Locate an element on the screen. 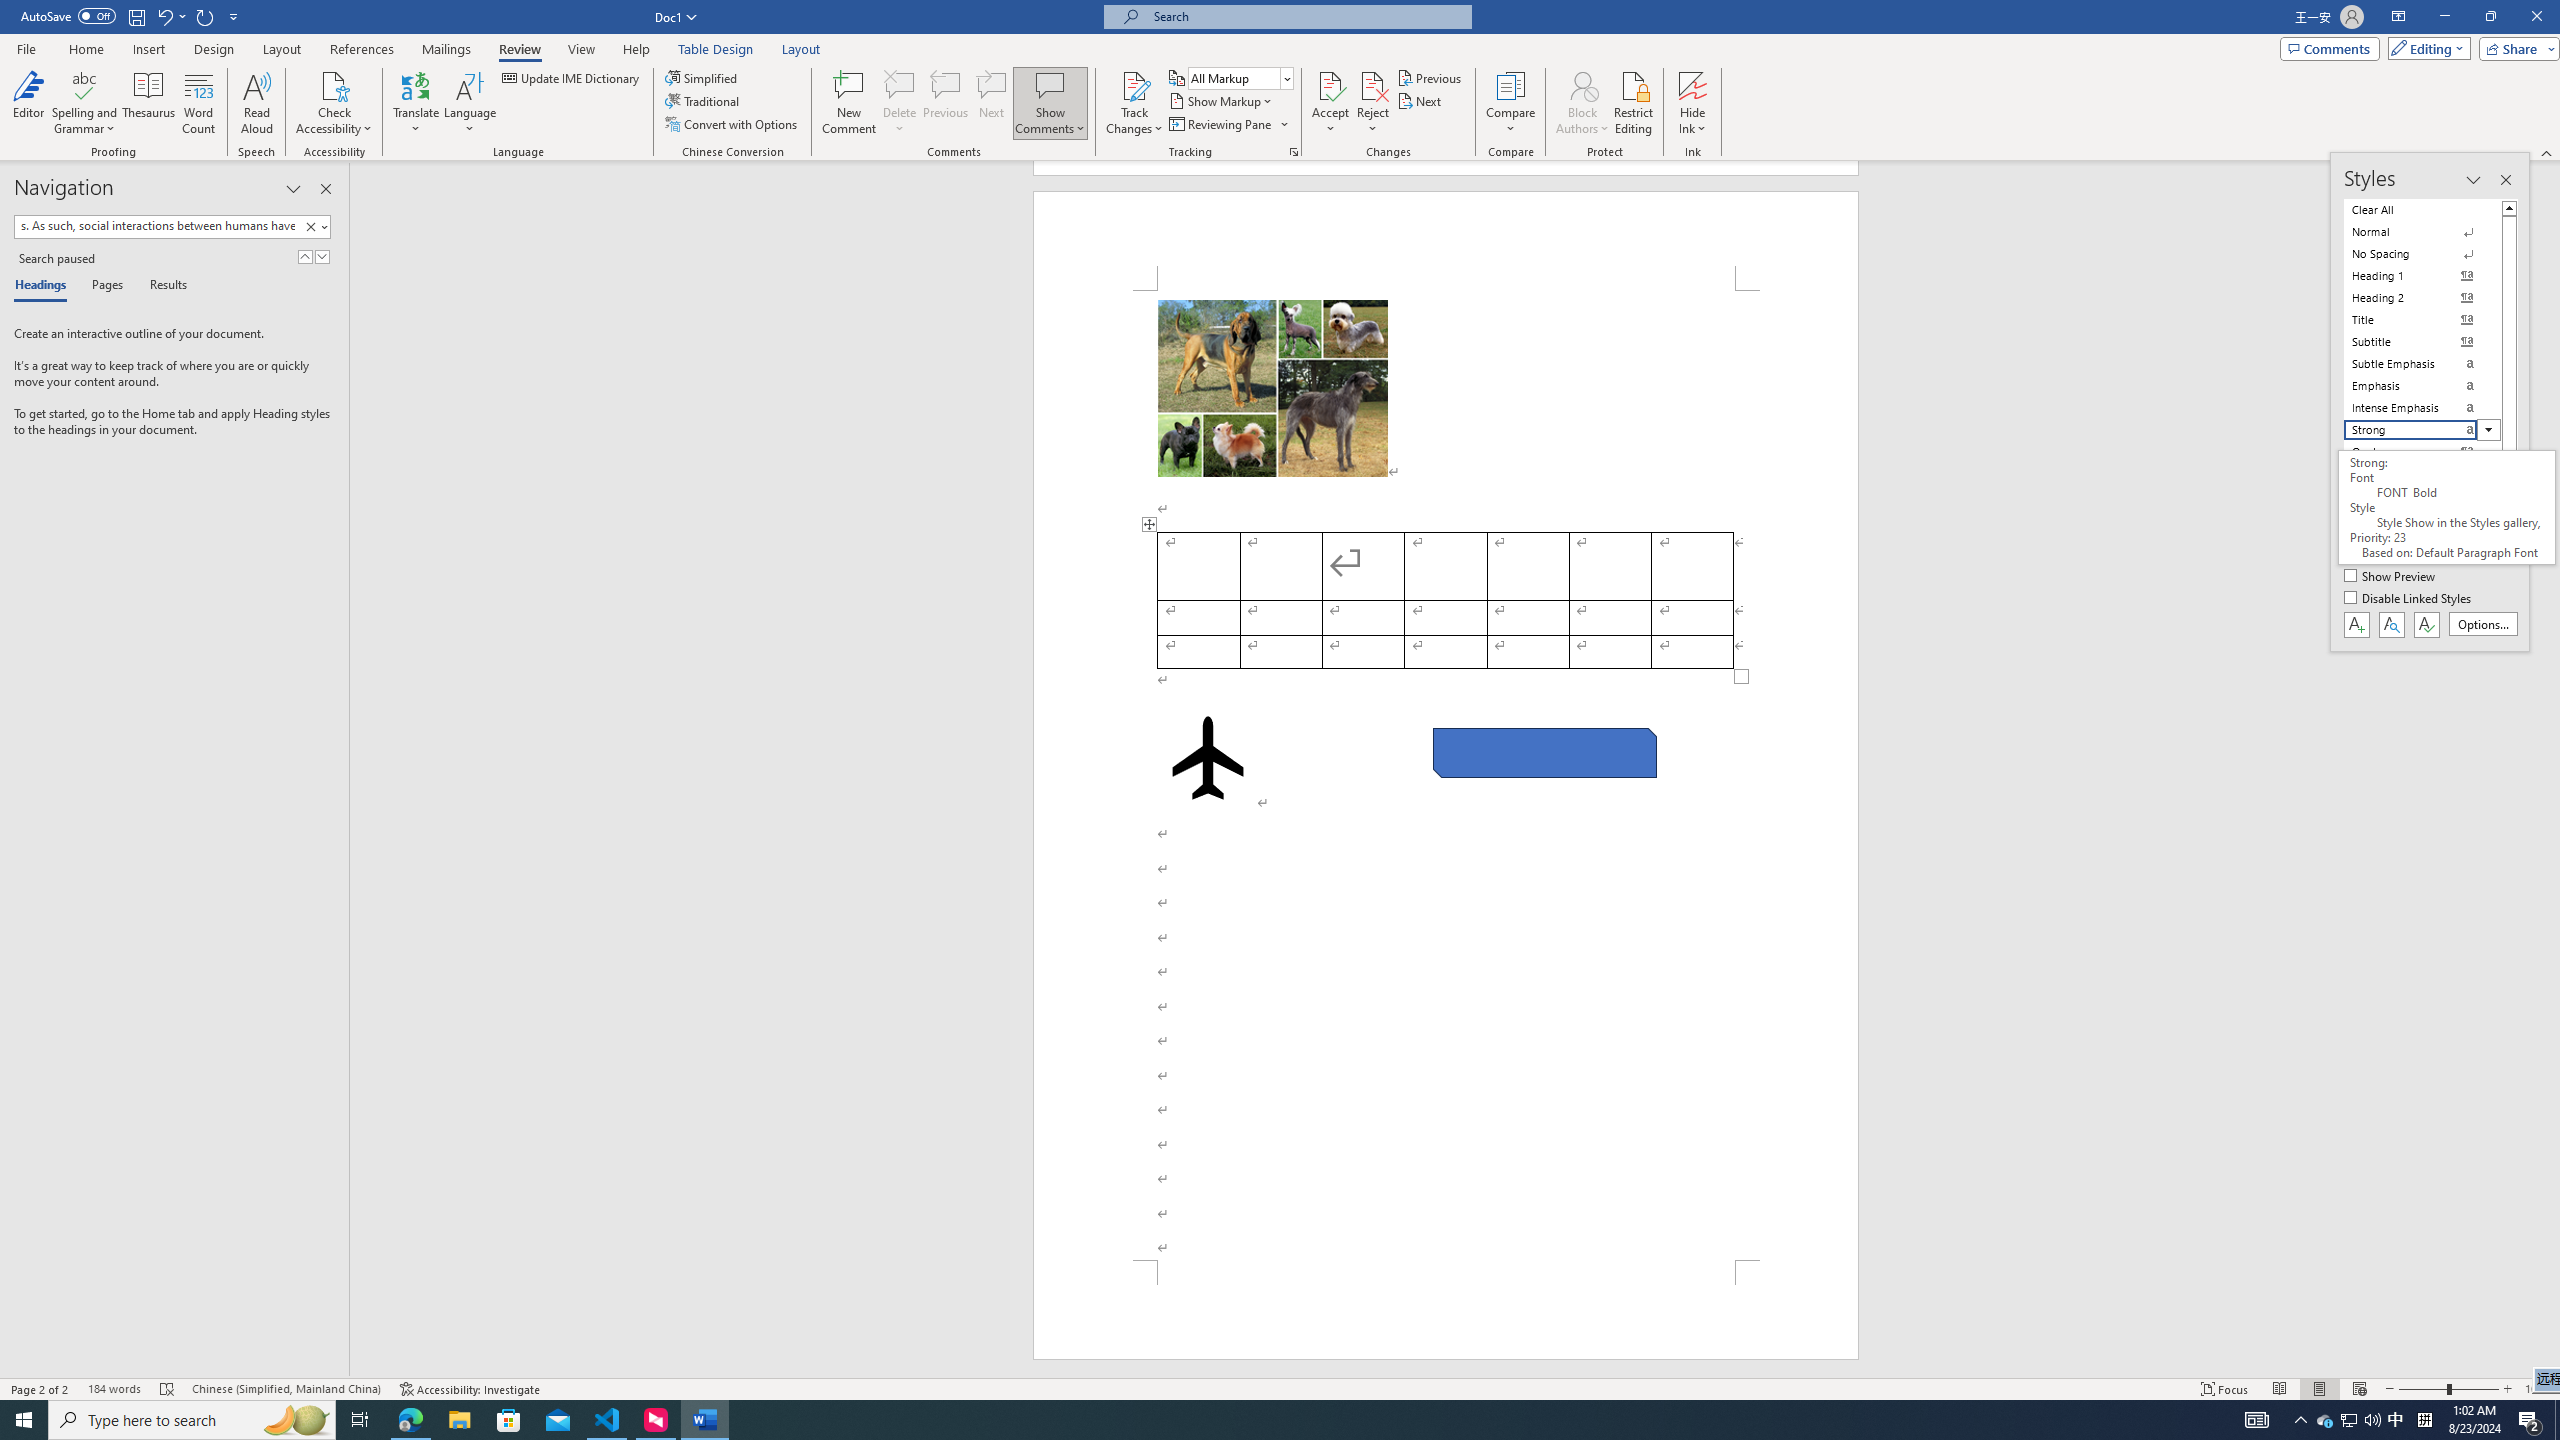 This screenshot has width=2560, height=1440. 'Repeat Style' is located at coordinates (205, 15).